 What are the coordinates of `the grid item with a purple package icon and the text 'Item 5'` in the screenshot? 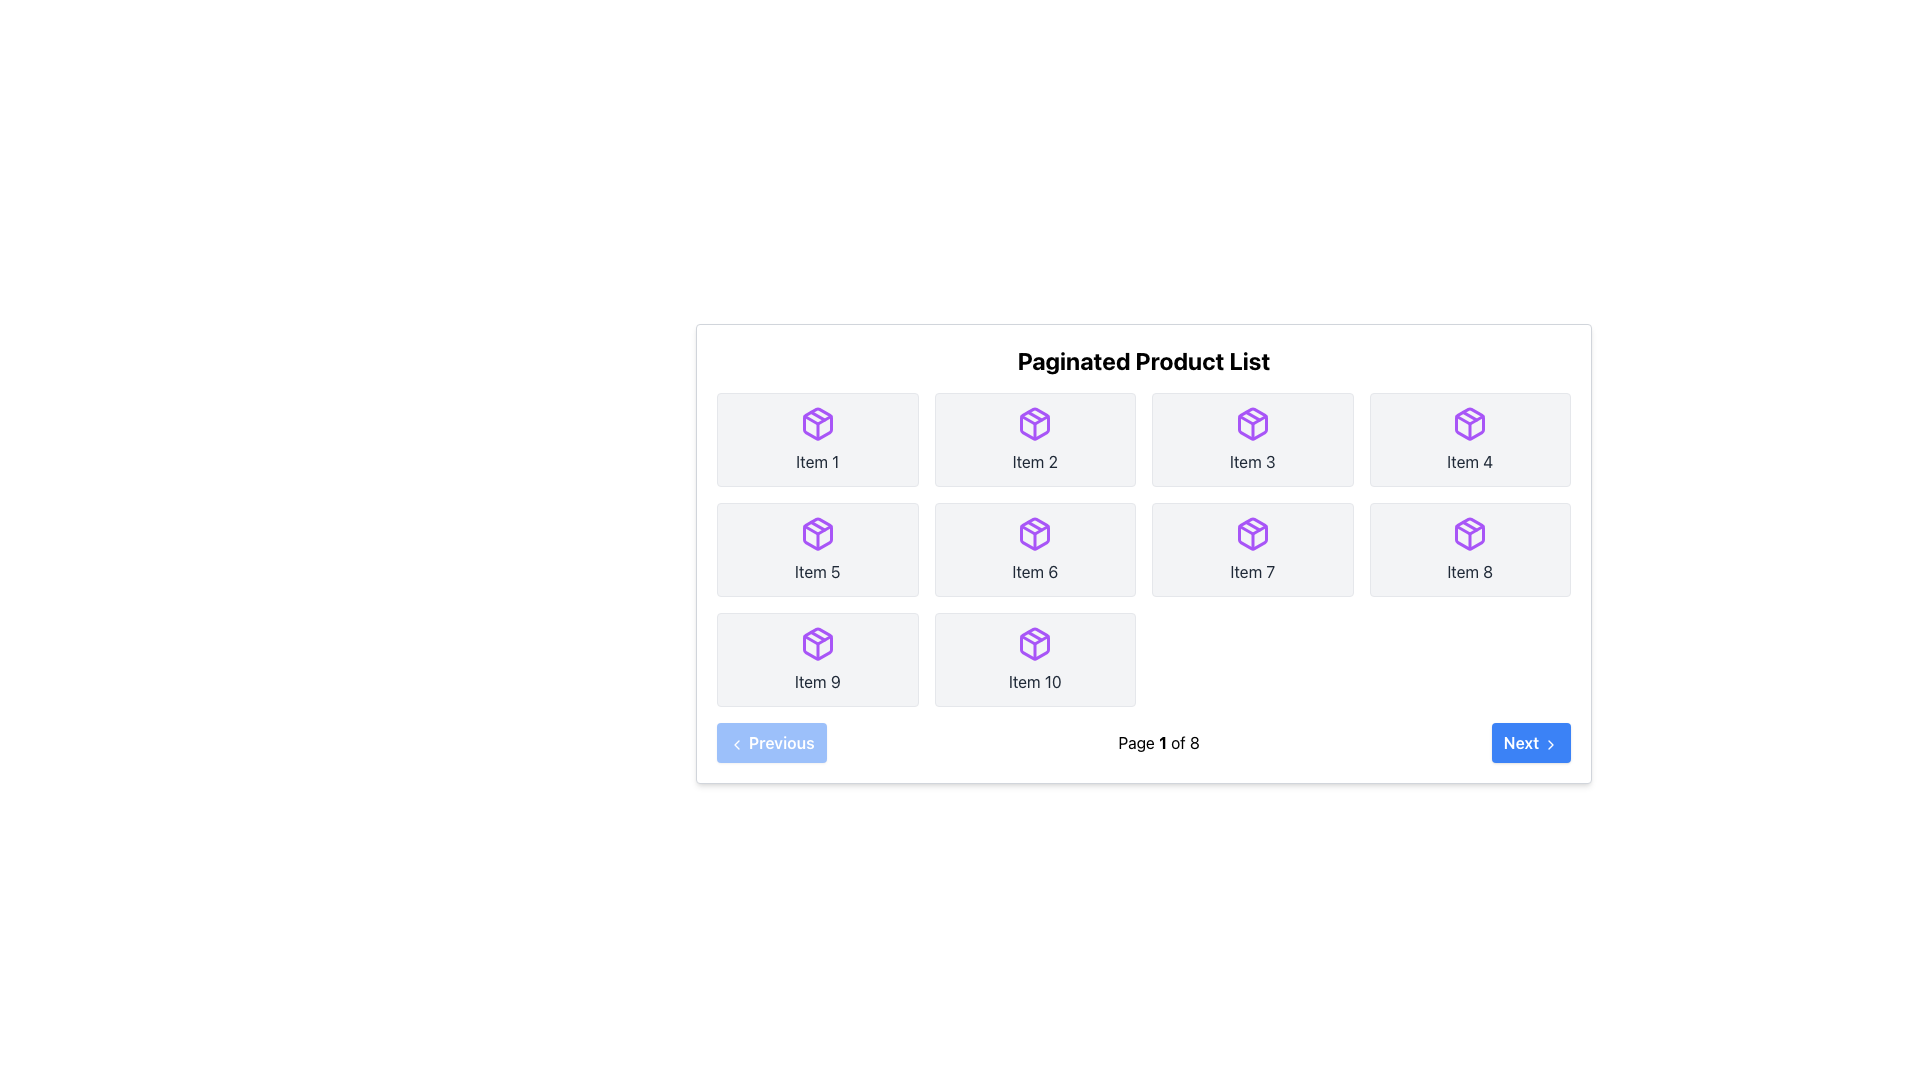 It's located at (817, 550).